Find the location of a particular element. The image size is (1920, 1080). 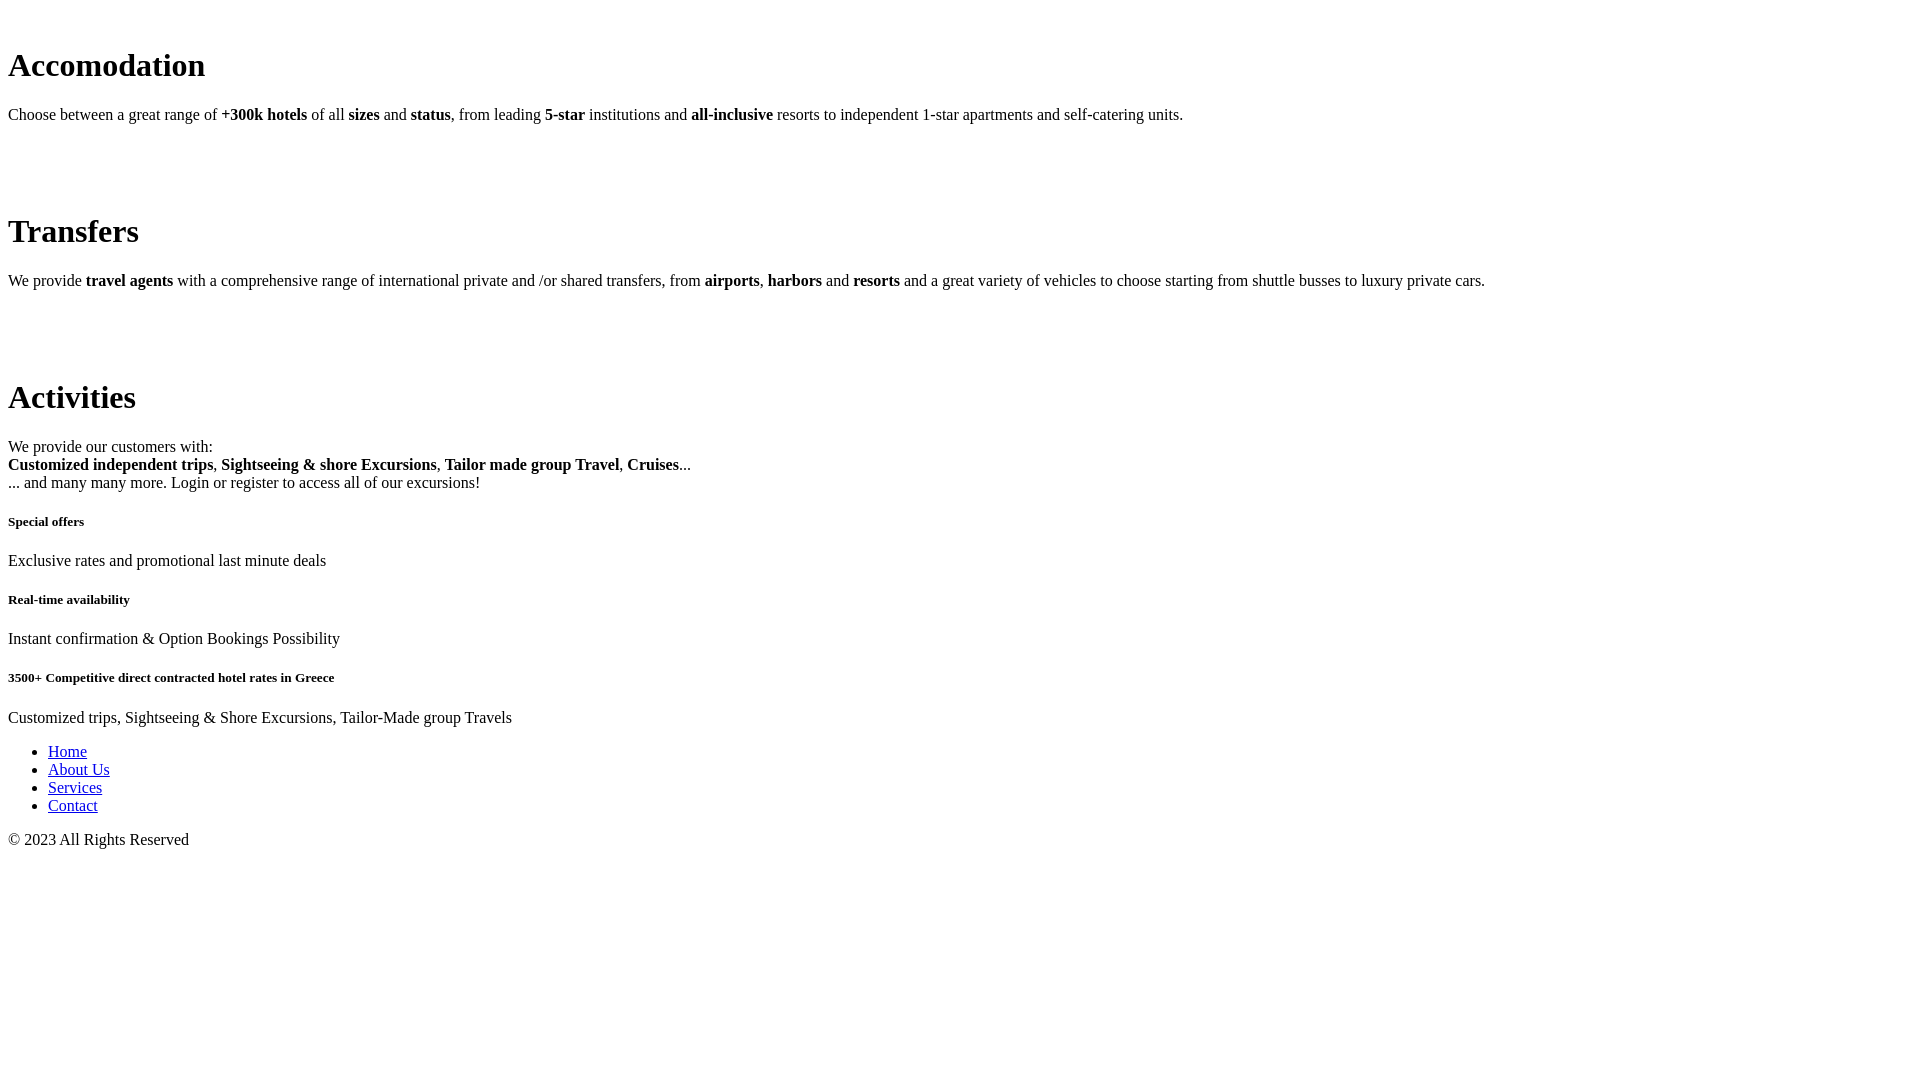

'Services' is located at coordinates (75, 786).